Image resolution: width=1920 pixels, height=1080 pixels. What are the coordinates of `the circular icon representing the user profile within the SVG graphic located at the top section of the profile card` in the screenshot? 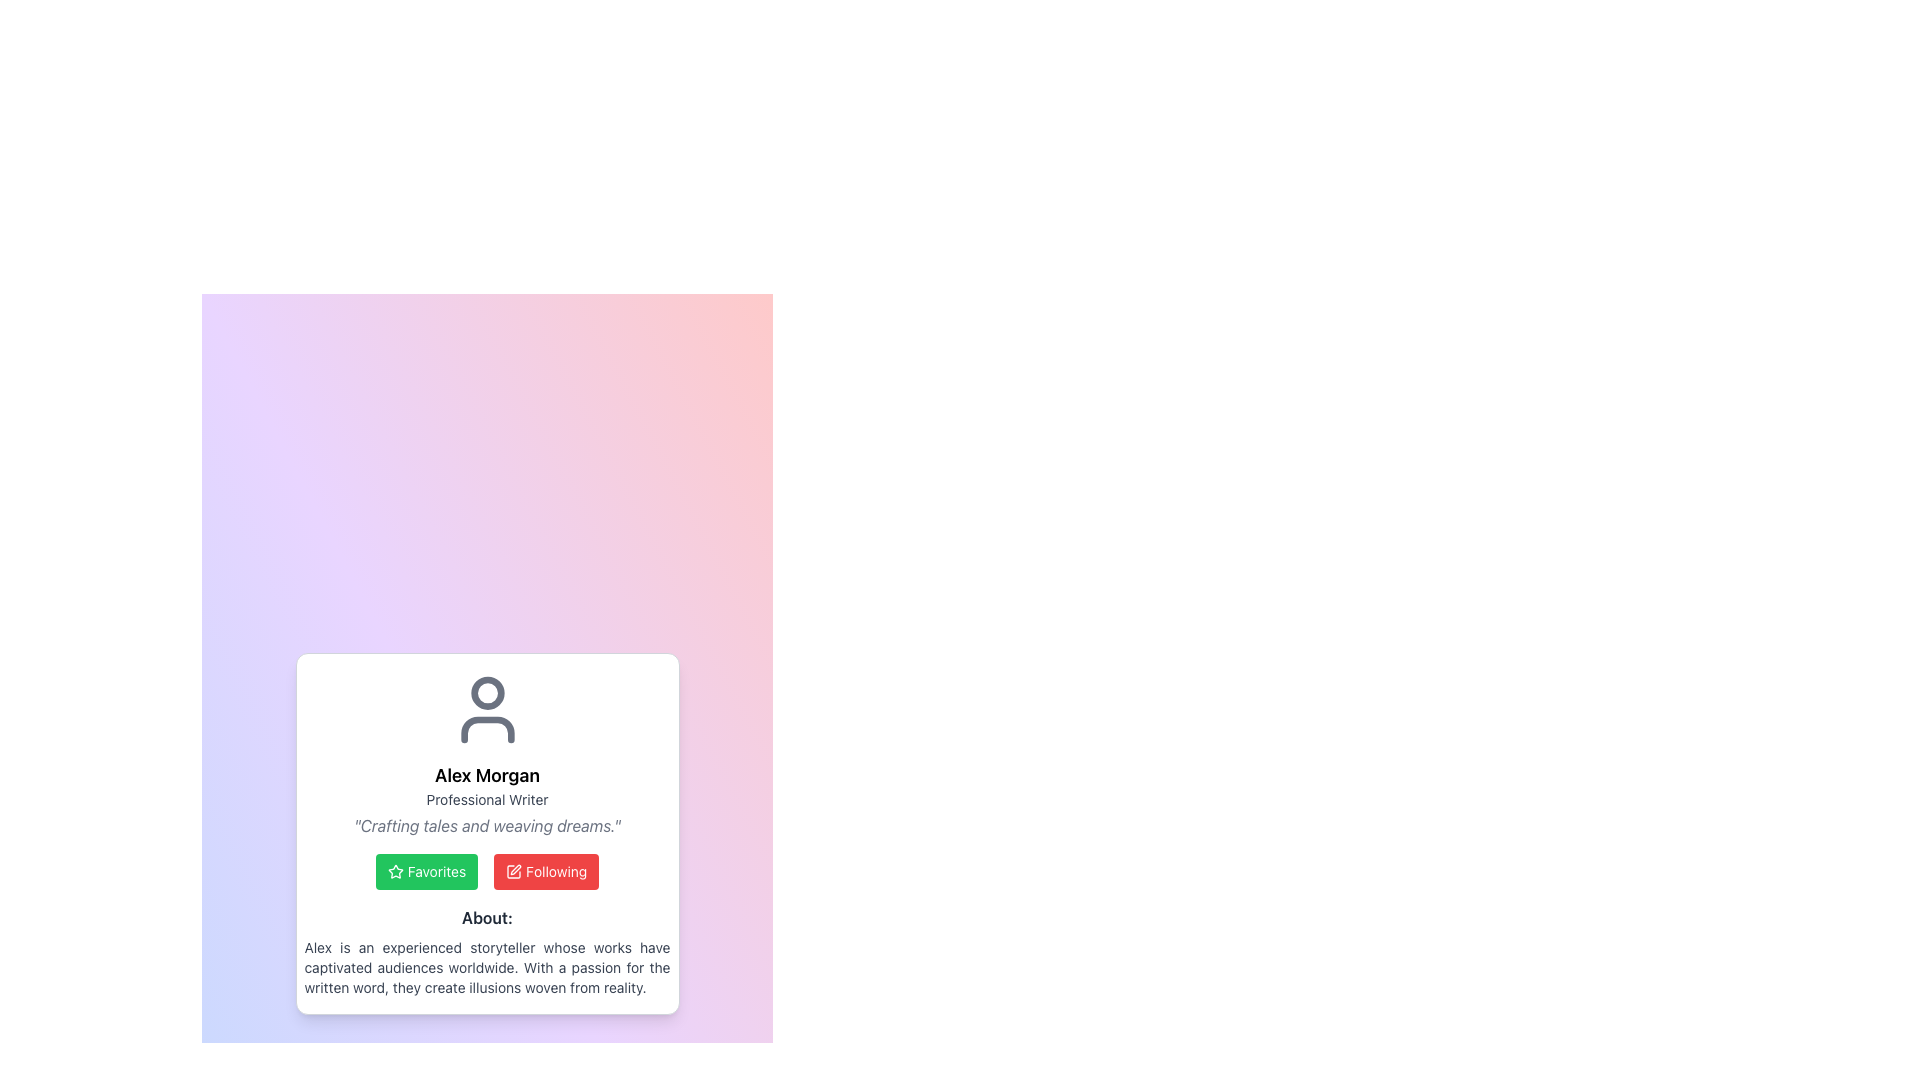 It's located at (487, 692).